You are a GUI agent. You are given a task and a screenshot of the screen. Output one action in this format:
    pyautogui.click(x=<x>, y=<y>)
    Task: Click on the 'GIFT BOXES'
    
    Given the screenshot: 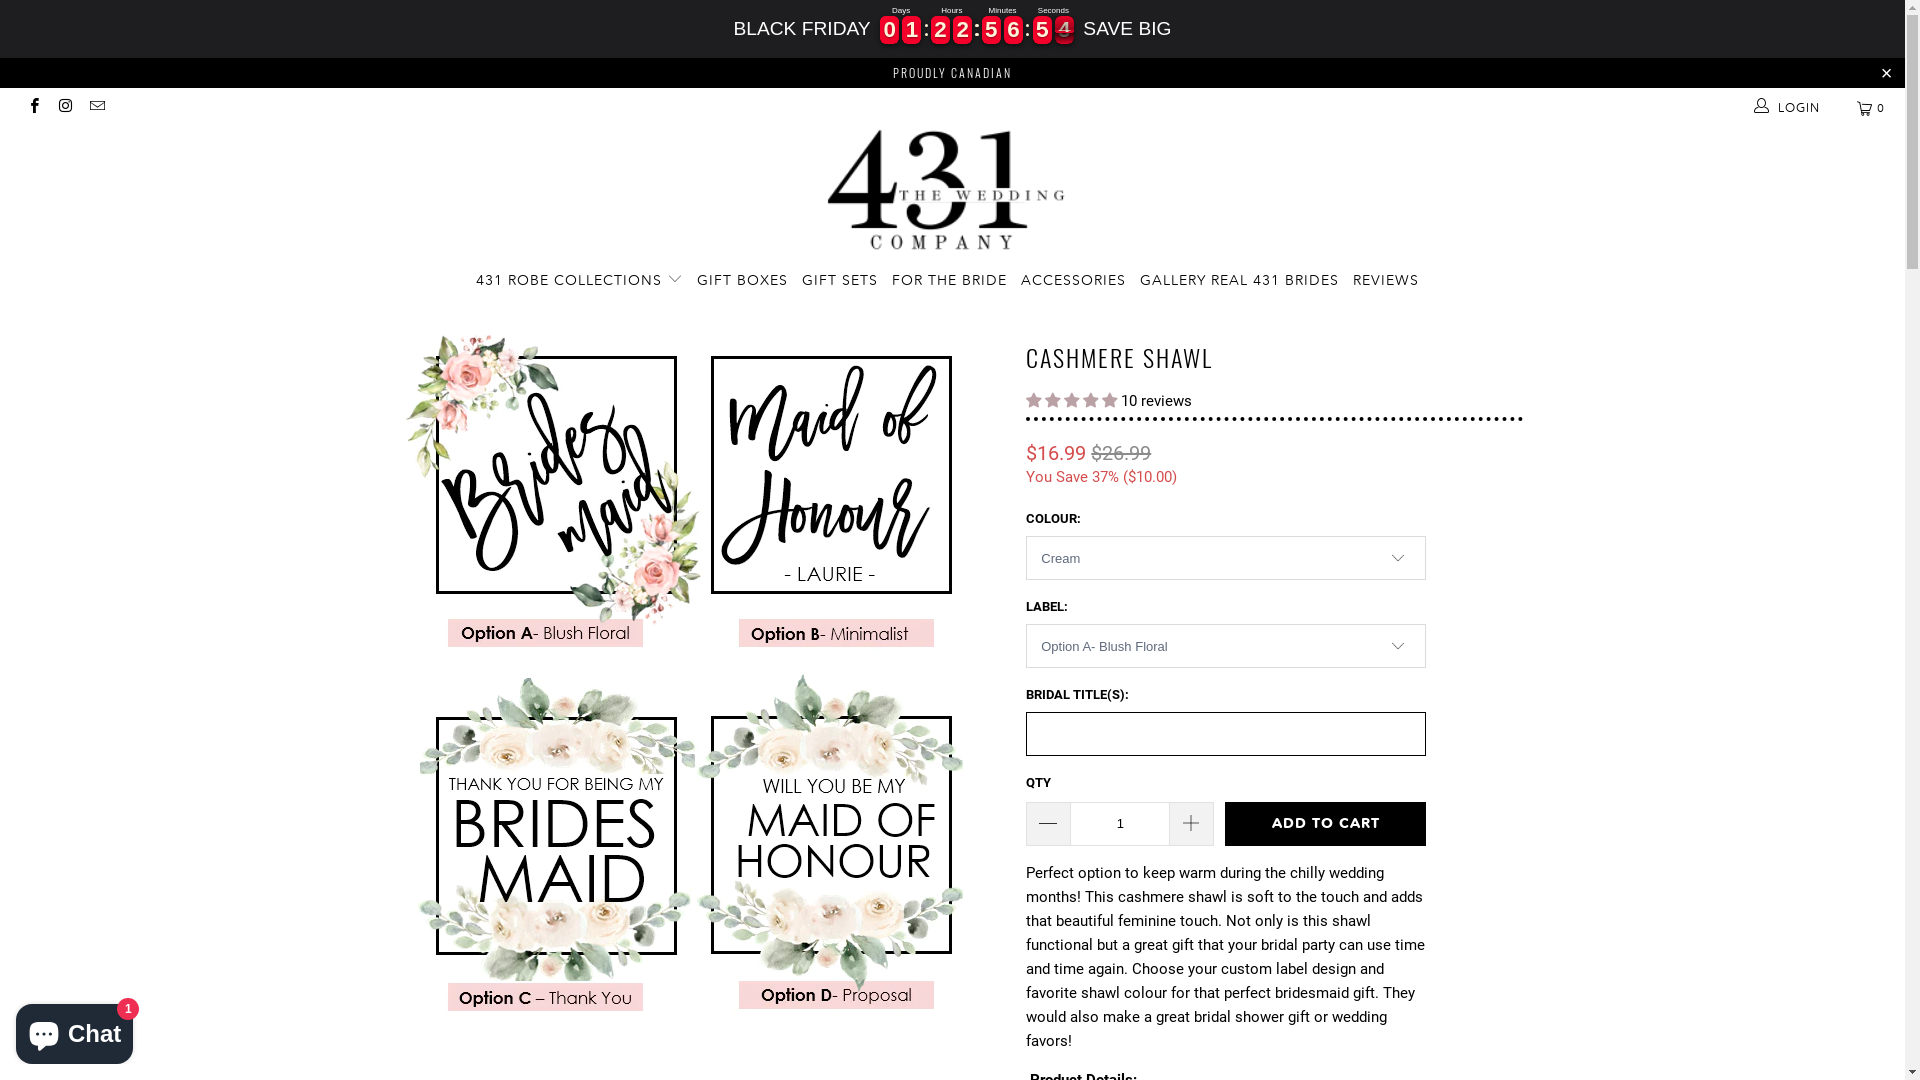 What is the action you would take?
    pyautogui.click(x=741, y=280)
    